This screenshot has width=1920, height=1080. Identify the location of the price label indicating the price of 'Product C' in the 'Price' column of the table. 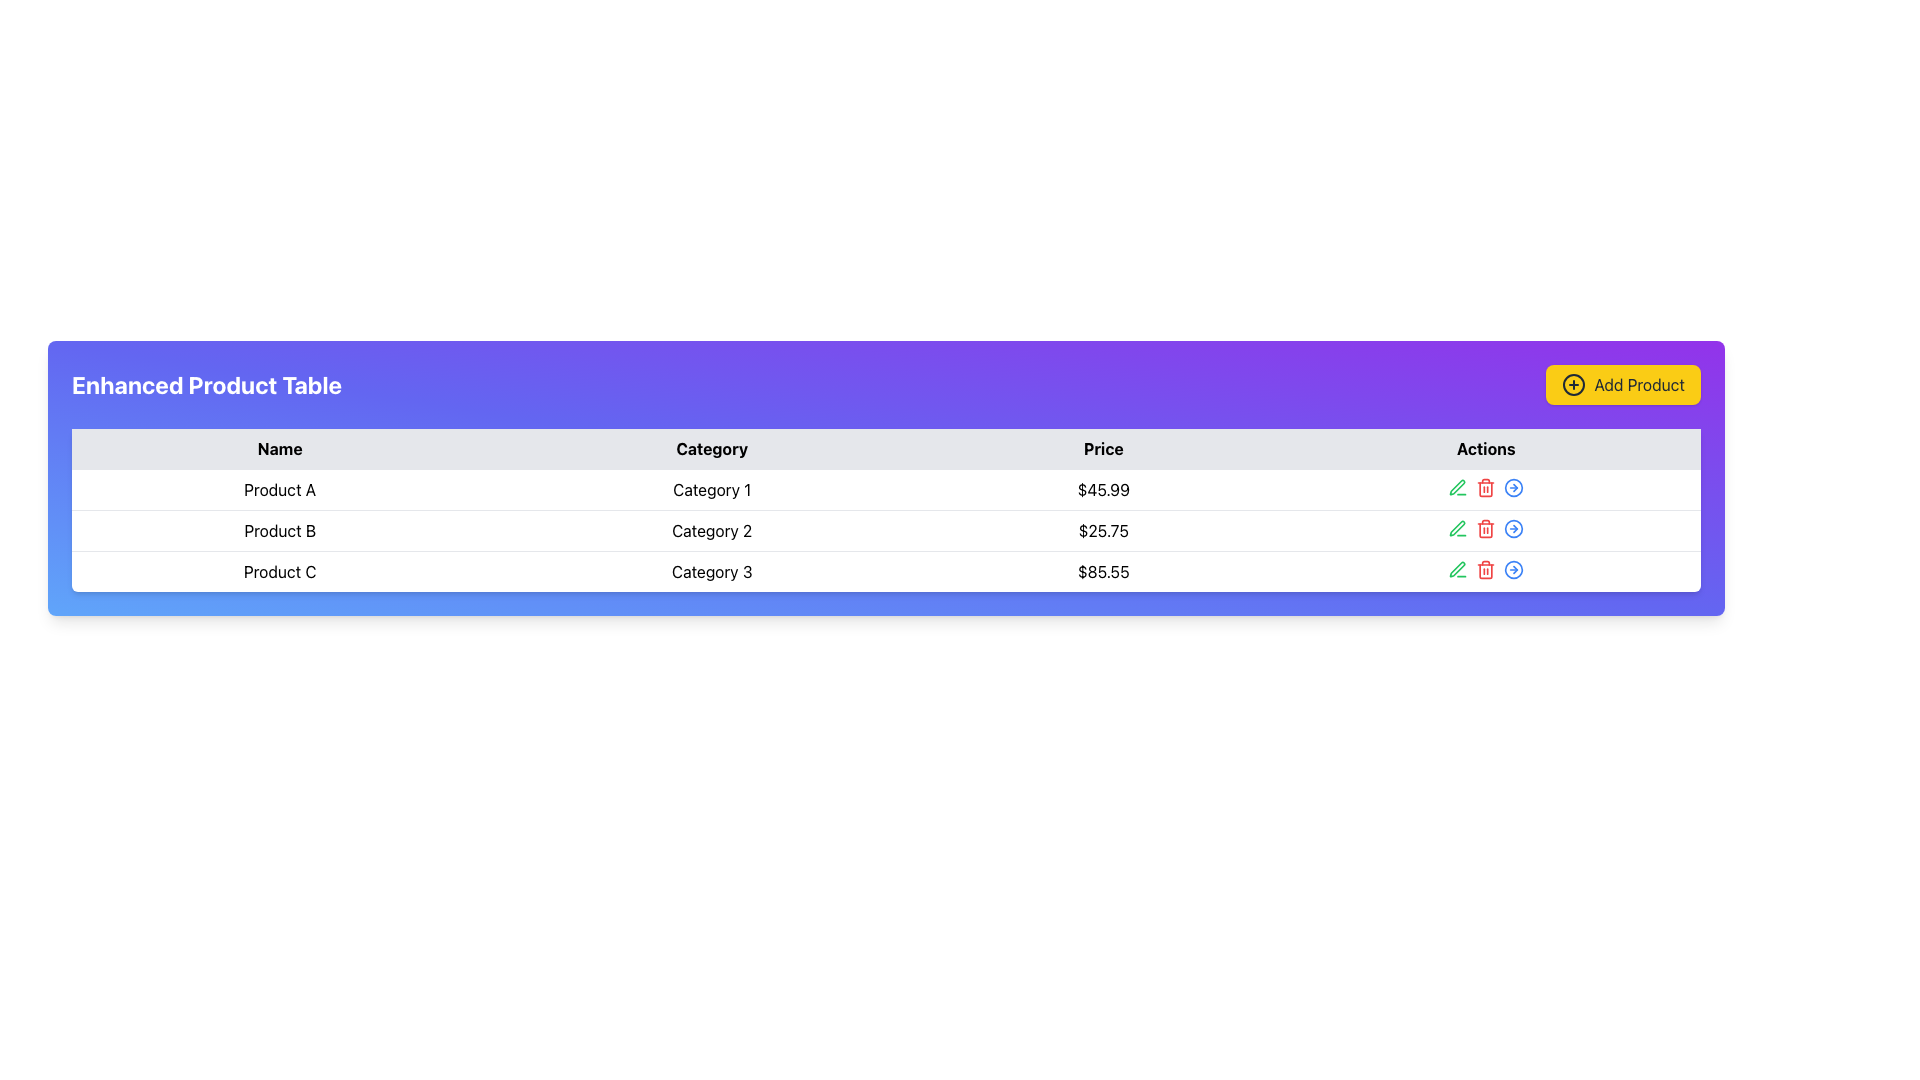
(1102, 571).